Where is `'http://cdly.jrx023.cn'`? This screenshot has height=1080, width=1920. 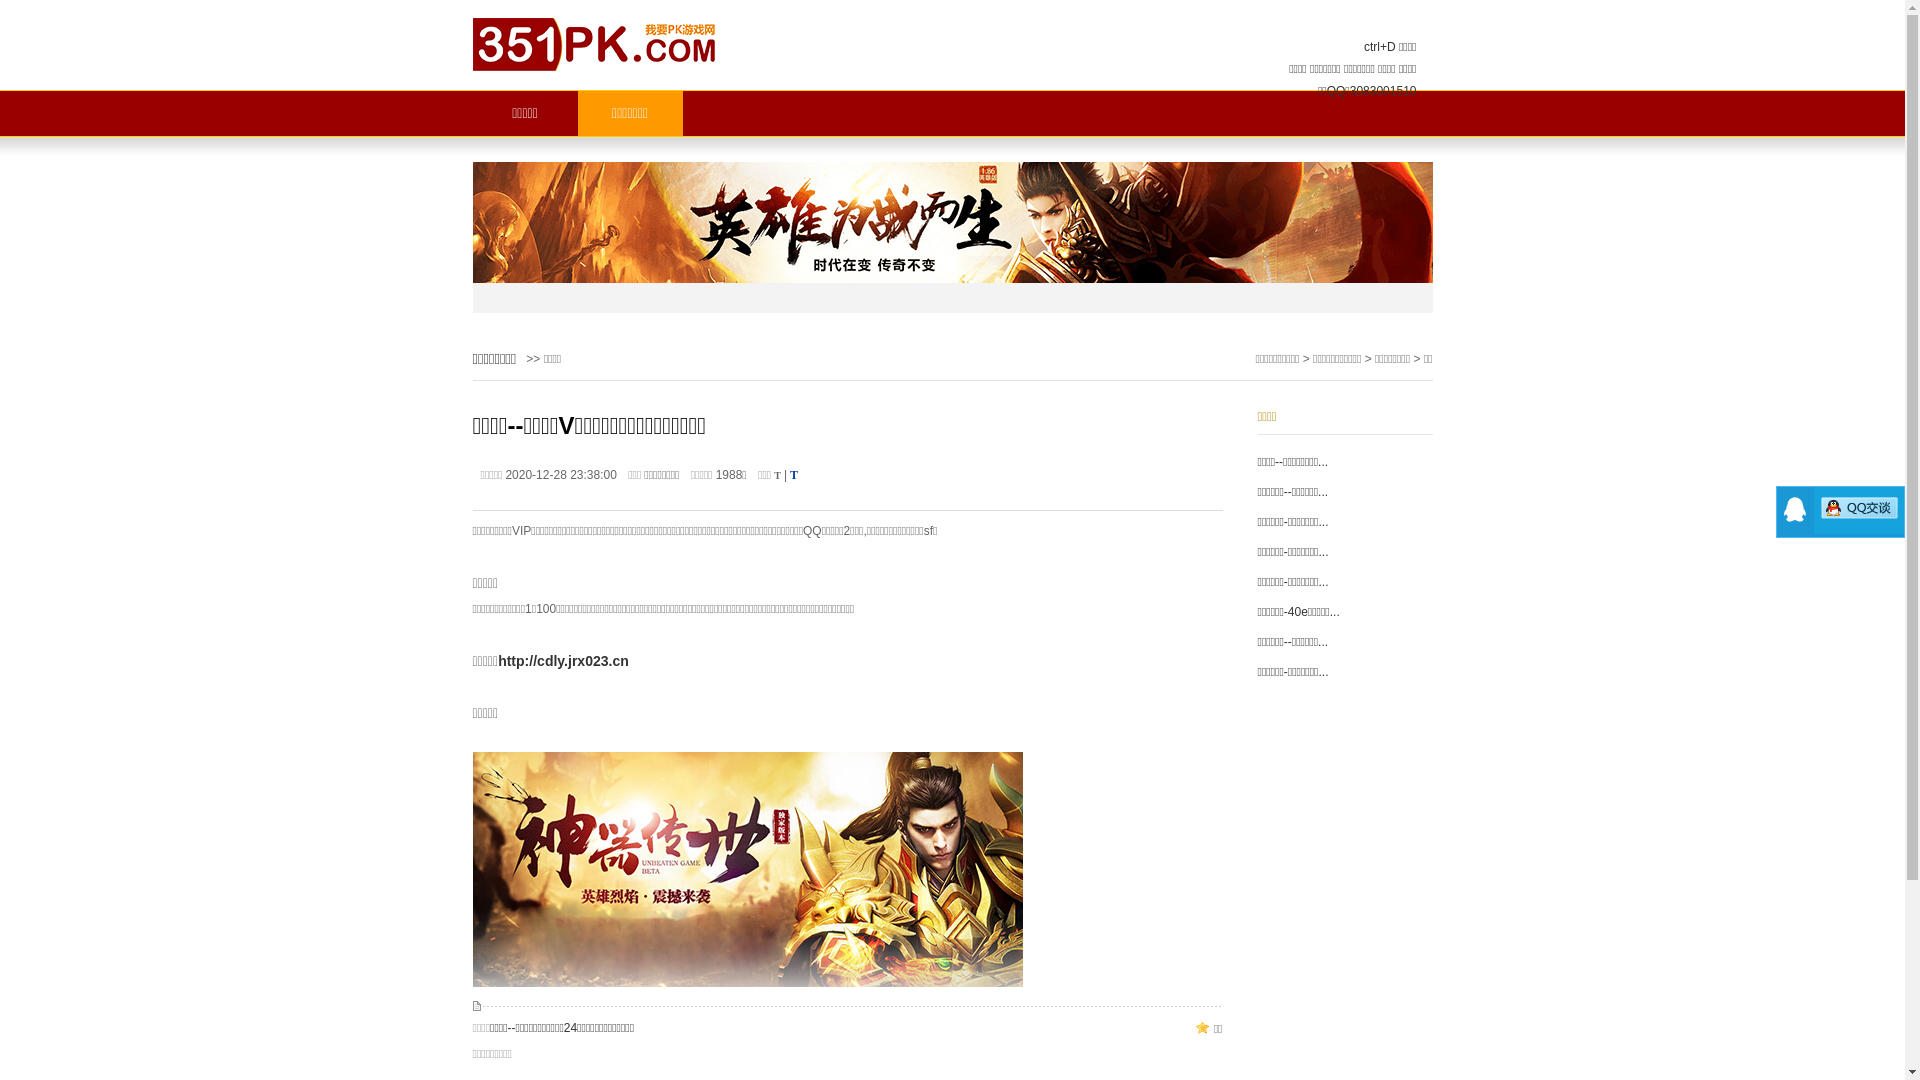 'http://cdly.jrx023.cn' is located at coordinates (498, 660).